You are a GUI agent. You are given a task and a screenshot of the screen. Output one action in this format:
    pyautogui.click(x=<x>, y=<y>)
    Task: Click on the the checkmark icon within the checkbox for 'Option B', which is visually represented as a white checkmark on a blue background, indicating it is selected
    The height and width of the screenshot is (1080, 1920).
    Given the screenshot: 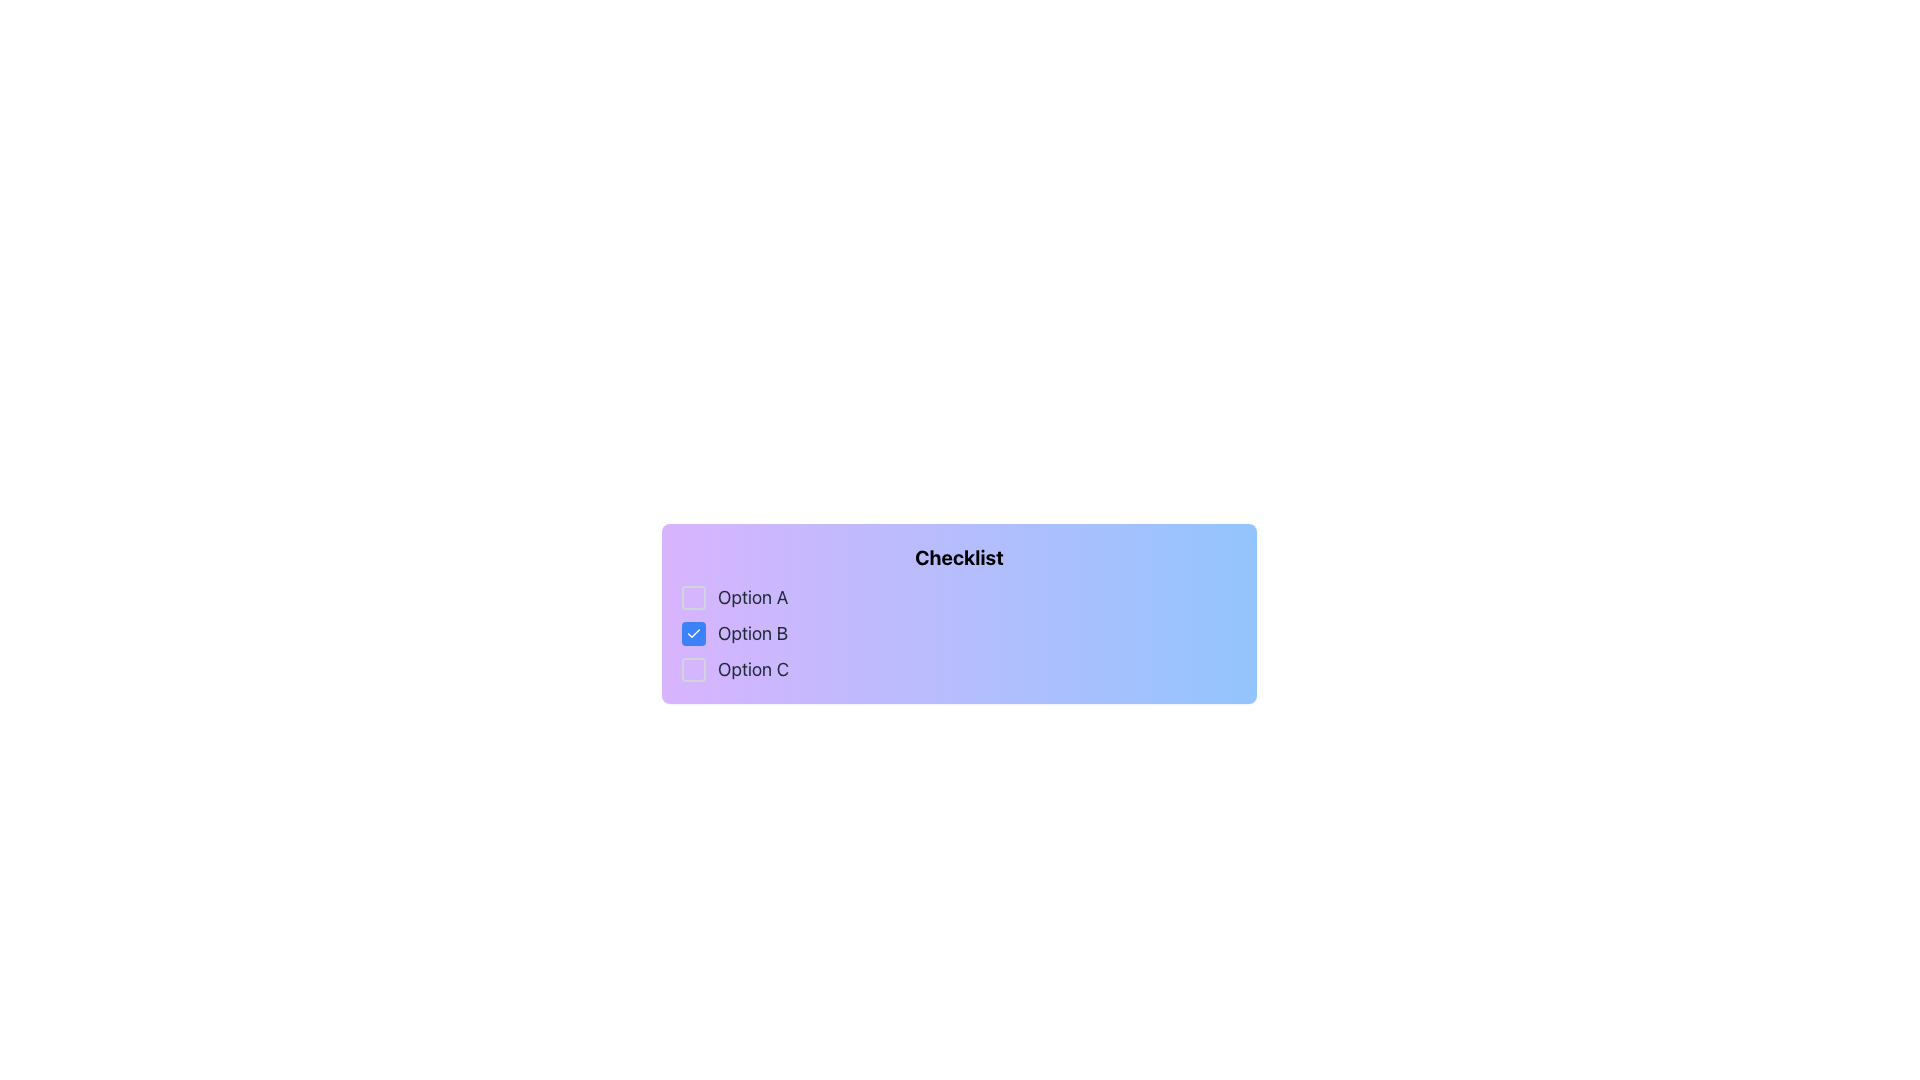 What is the action you would take?
    pyautogui.click(x=694, y=633)
    